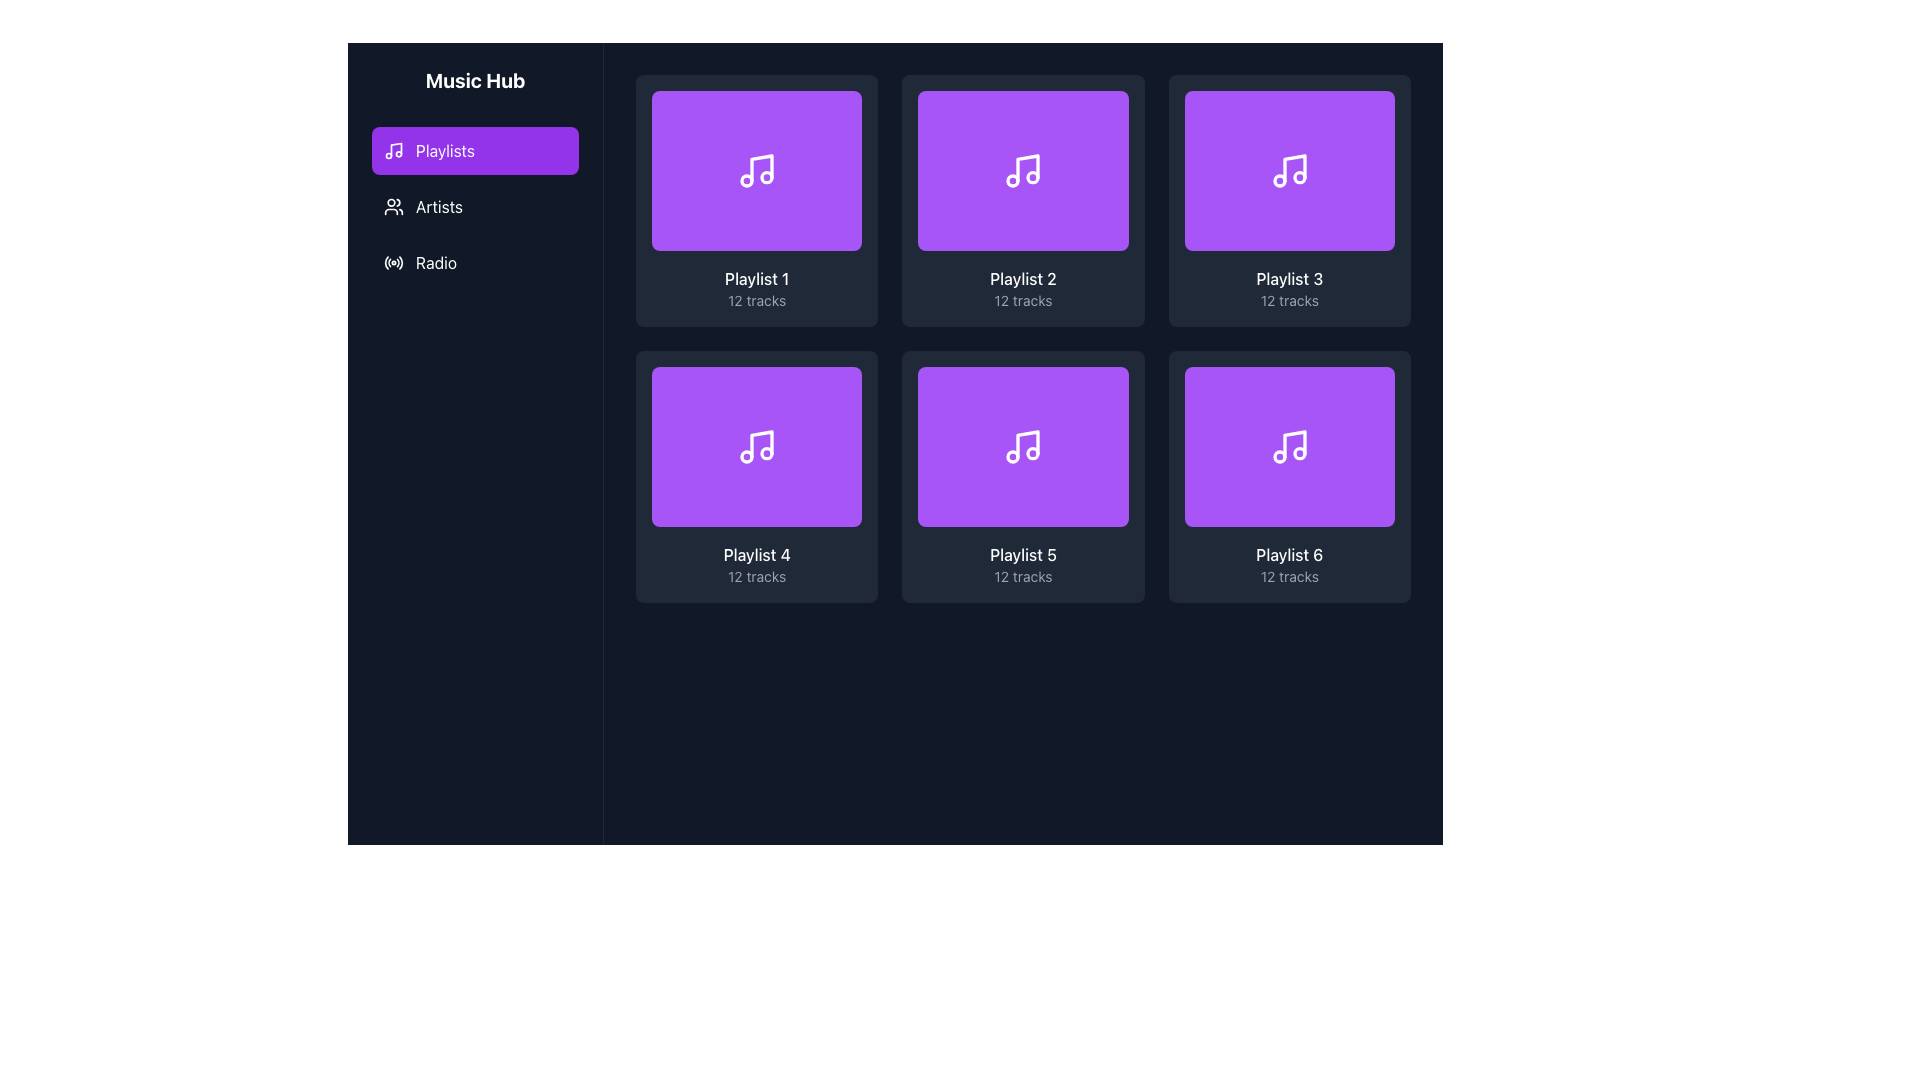  I want to click on the text label indicating the number of tracks available in 'Playlist 6', which is located at the bottom-center of the sixth playlist card, so click(1289, 577).